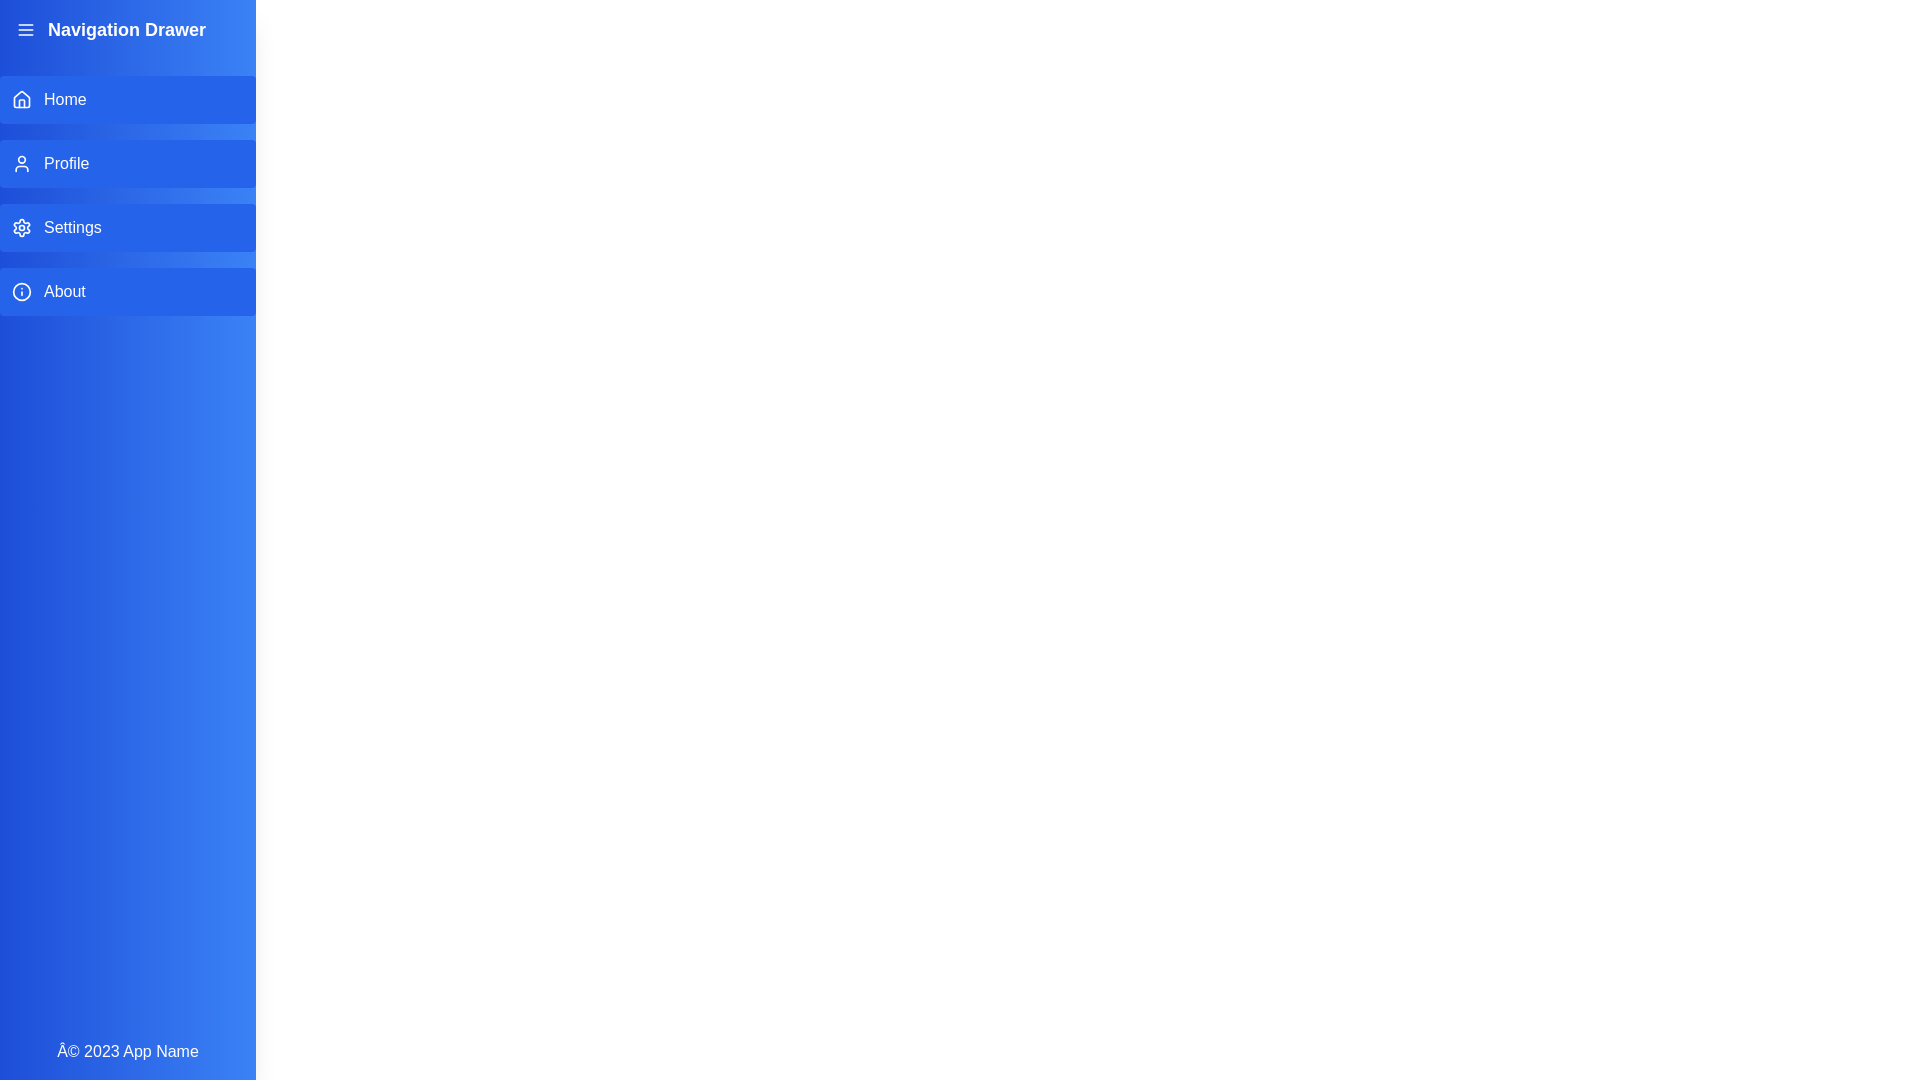 This screenshot has height=1080, width=1920. What do you see at coordinates (22, 99) in the screenshot?
I see `the house icon SVG element located in the navigation drawer next to the 'Home' label` at bounding box center [22, 99].